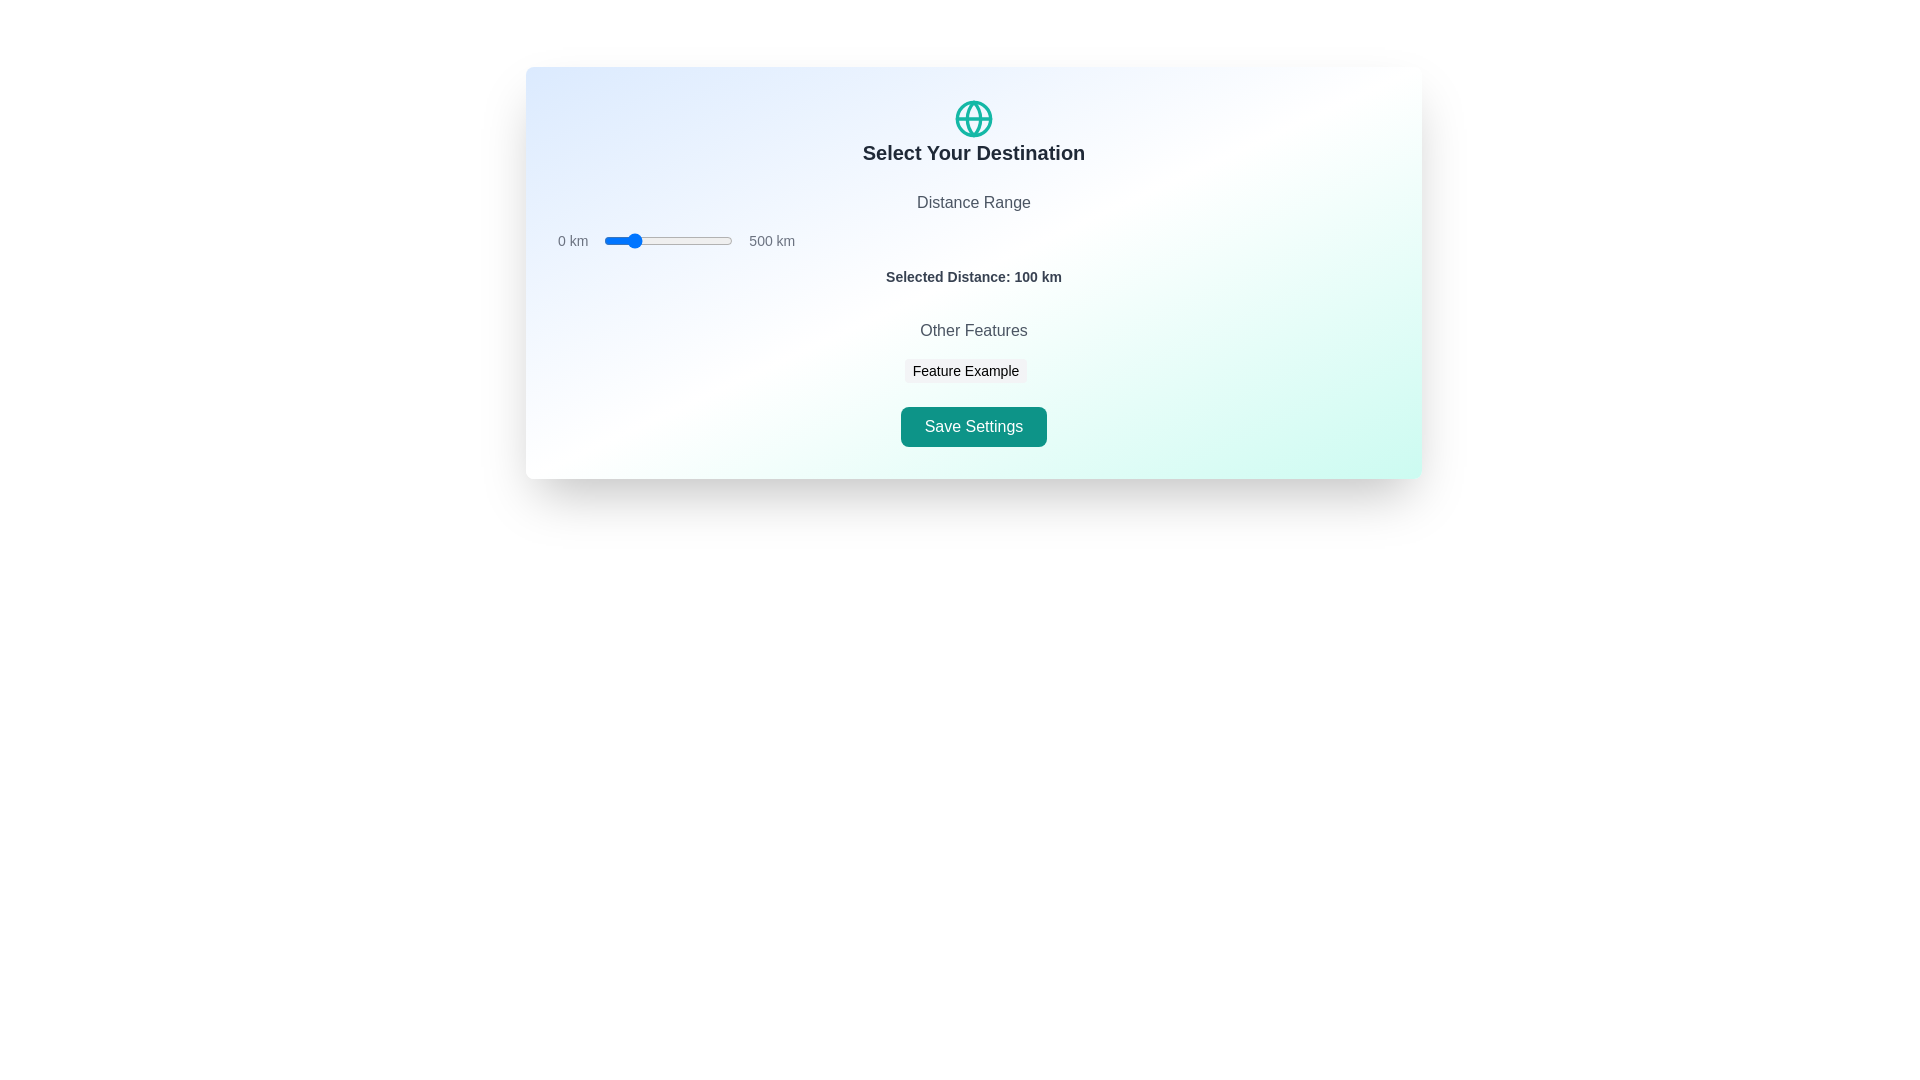  I want to click on the 'Save Settings' button to save the current configuration, so click(974, 426).